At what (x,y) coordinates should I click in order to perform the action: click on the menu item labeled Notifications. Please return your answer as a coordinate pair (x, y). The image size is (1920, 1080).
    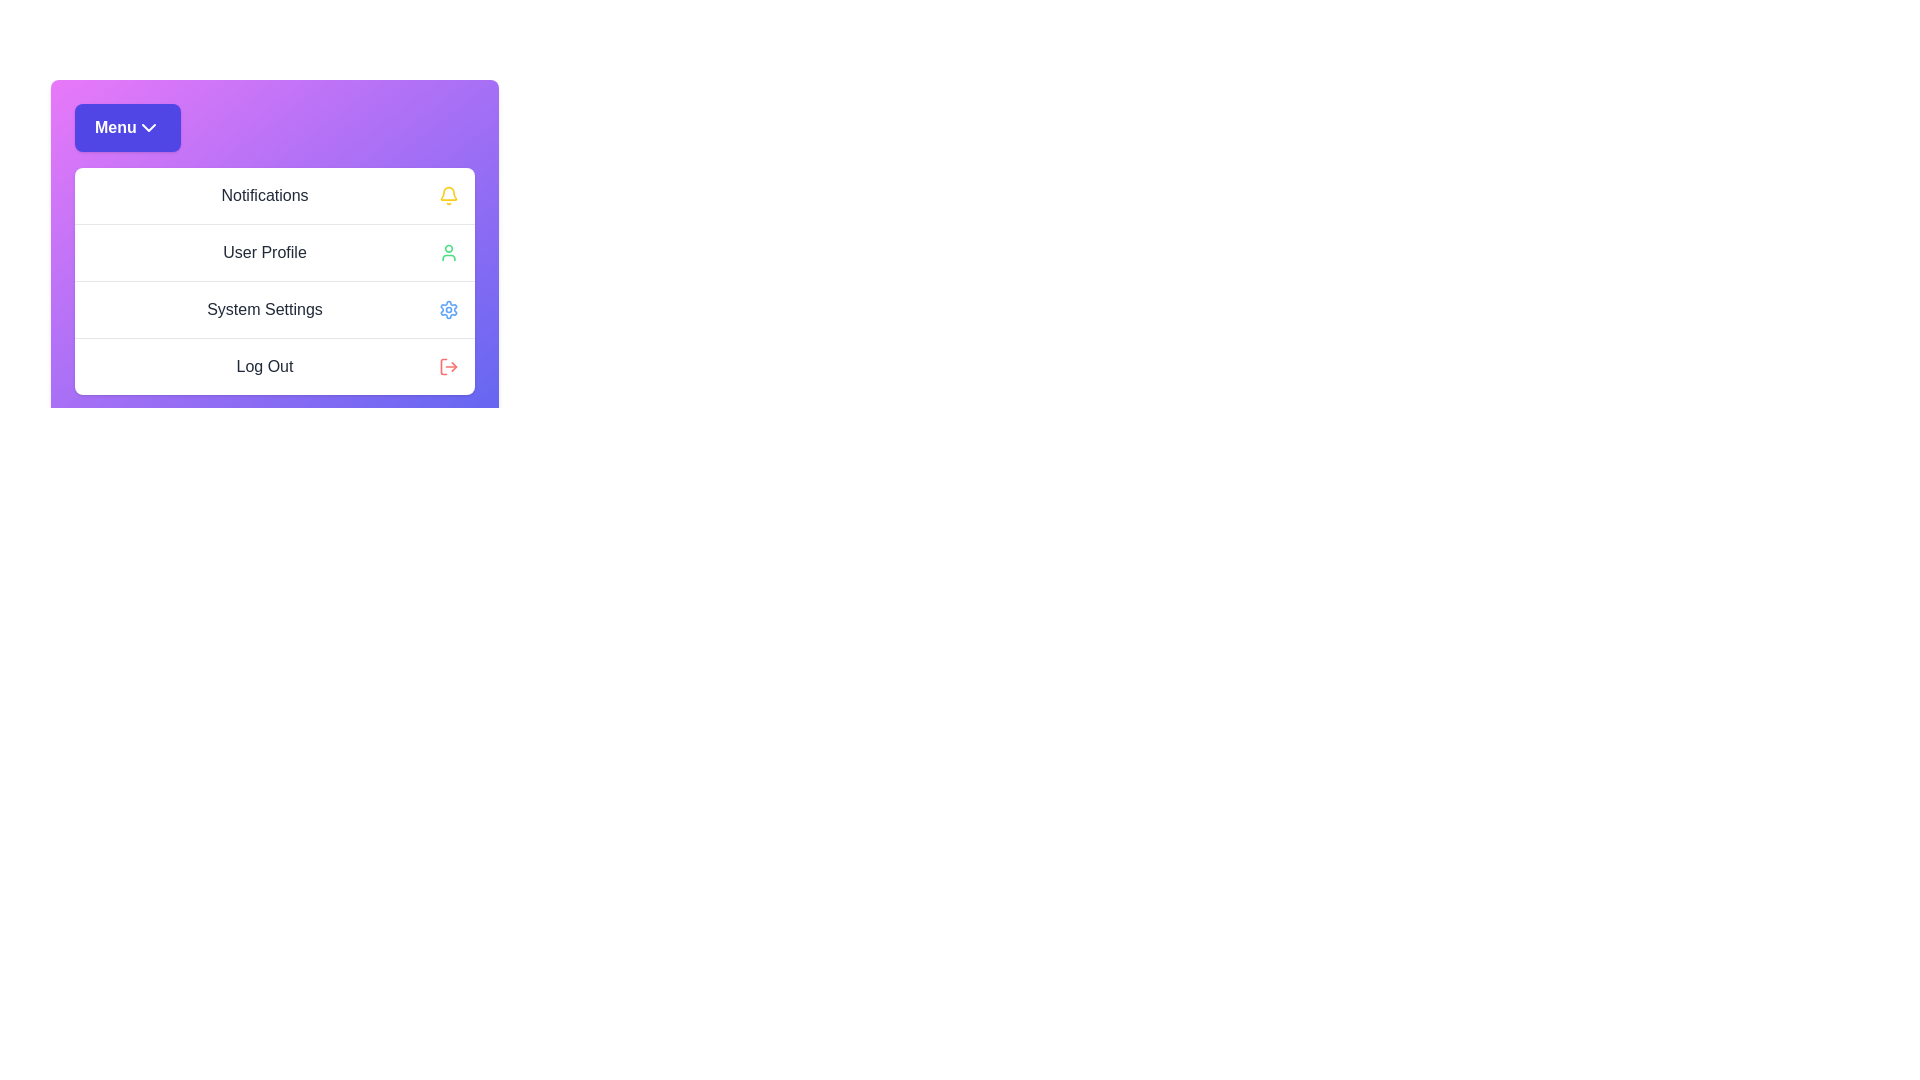
    Looking at the image, I should click on (273, 196).